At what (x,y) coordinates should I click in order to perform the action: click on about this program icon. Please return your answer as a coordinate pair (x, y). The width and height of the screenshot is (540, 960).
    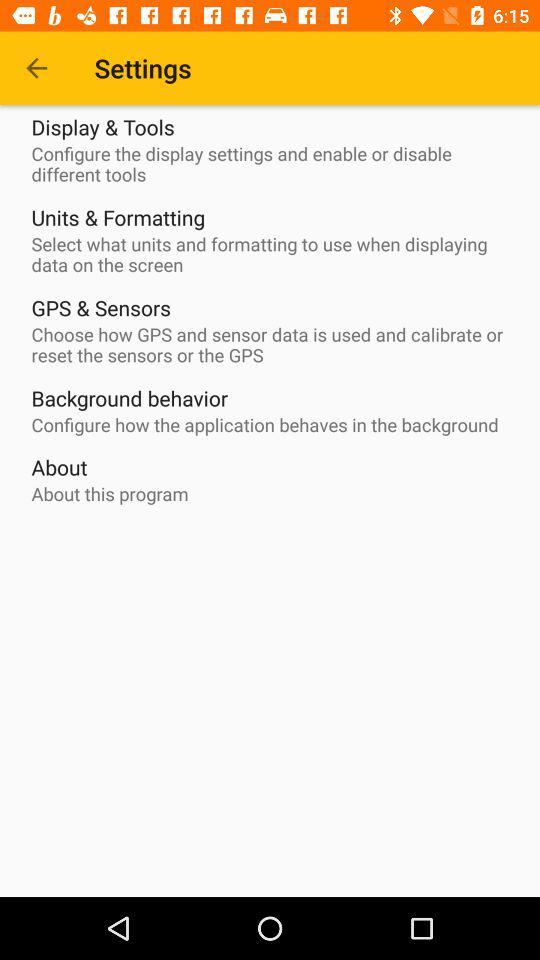
    Looking at the image, I should click on (110, 492).